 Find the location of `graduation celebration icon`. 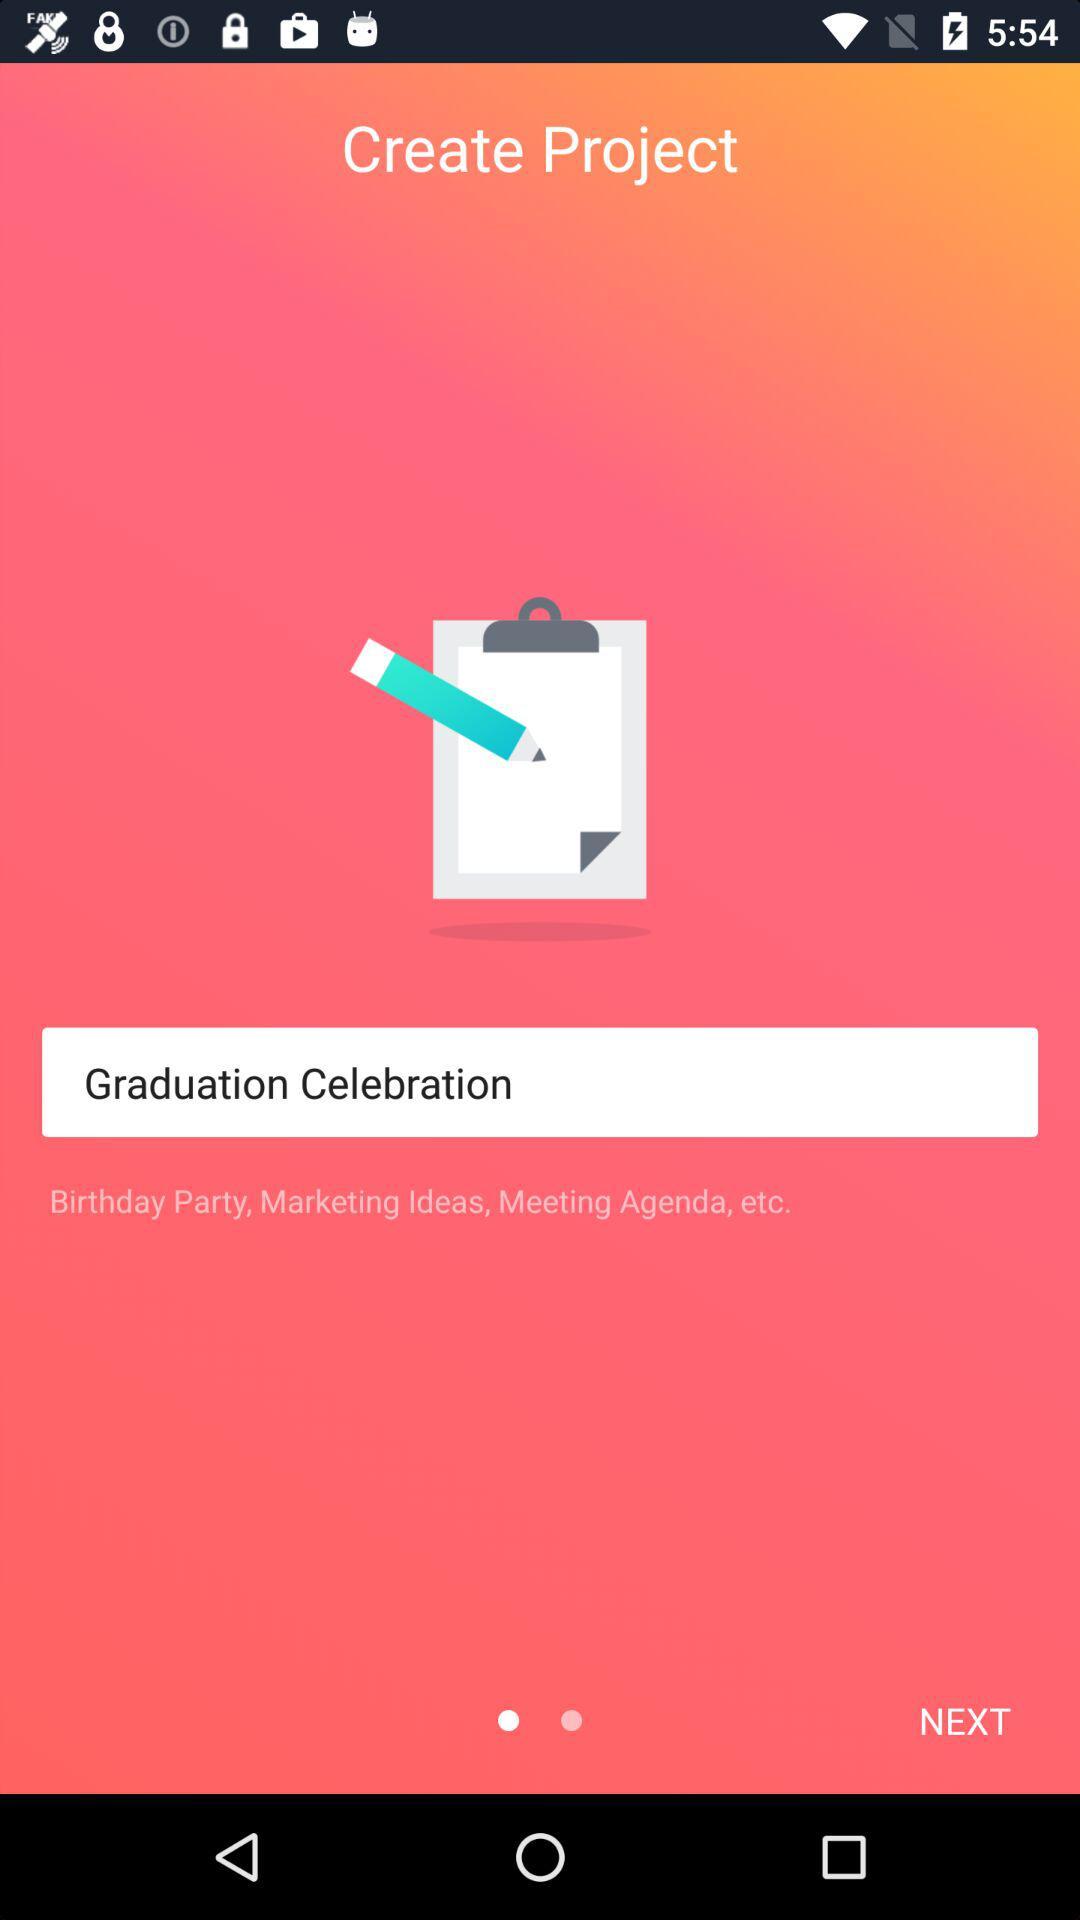

graduation celebration icon is located at coordinates (540, 1081).